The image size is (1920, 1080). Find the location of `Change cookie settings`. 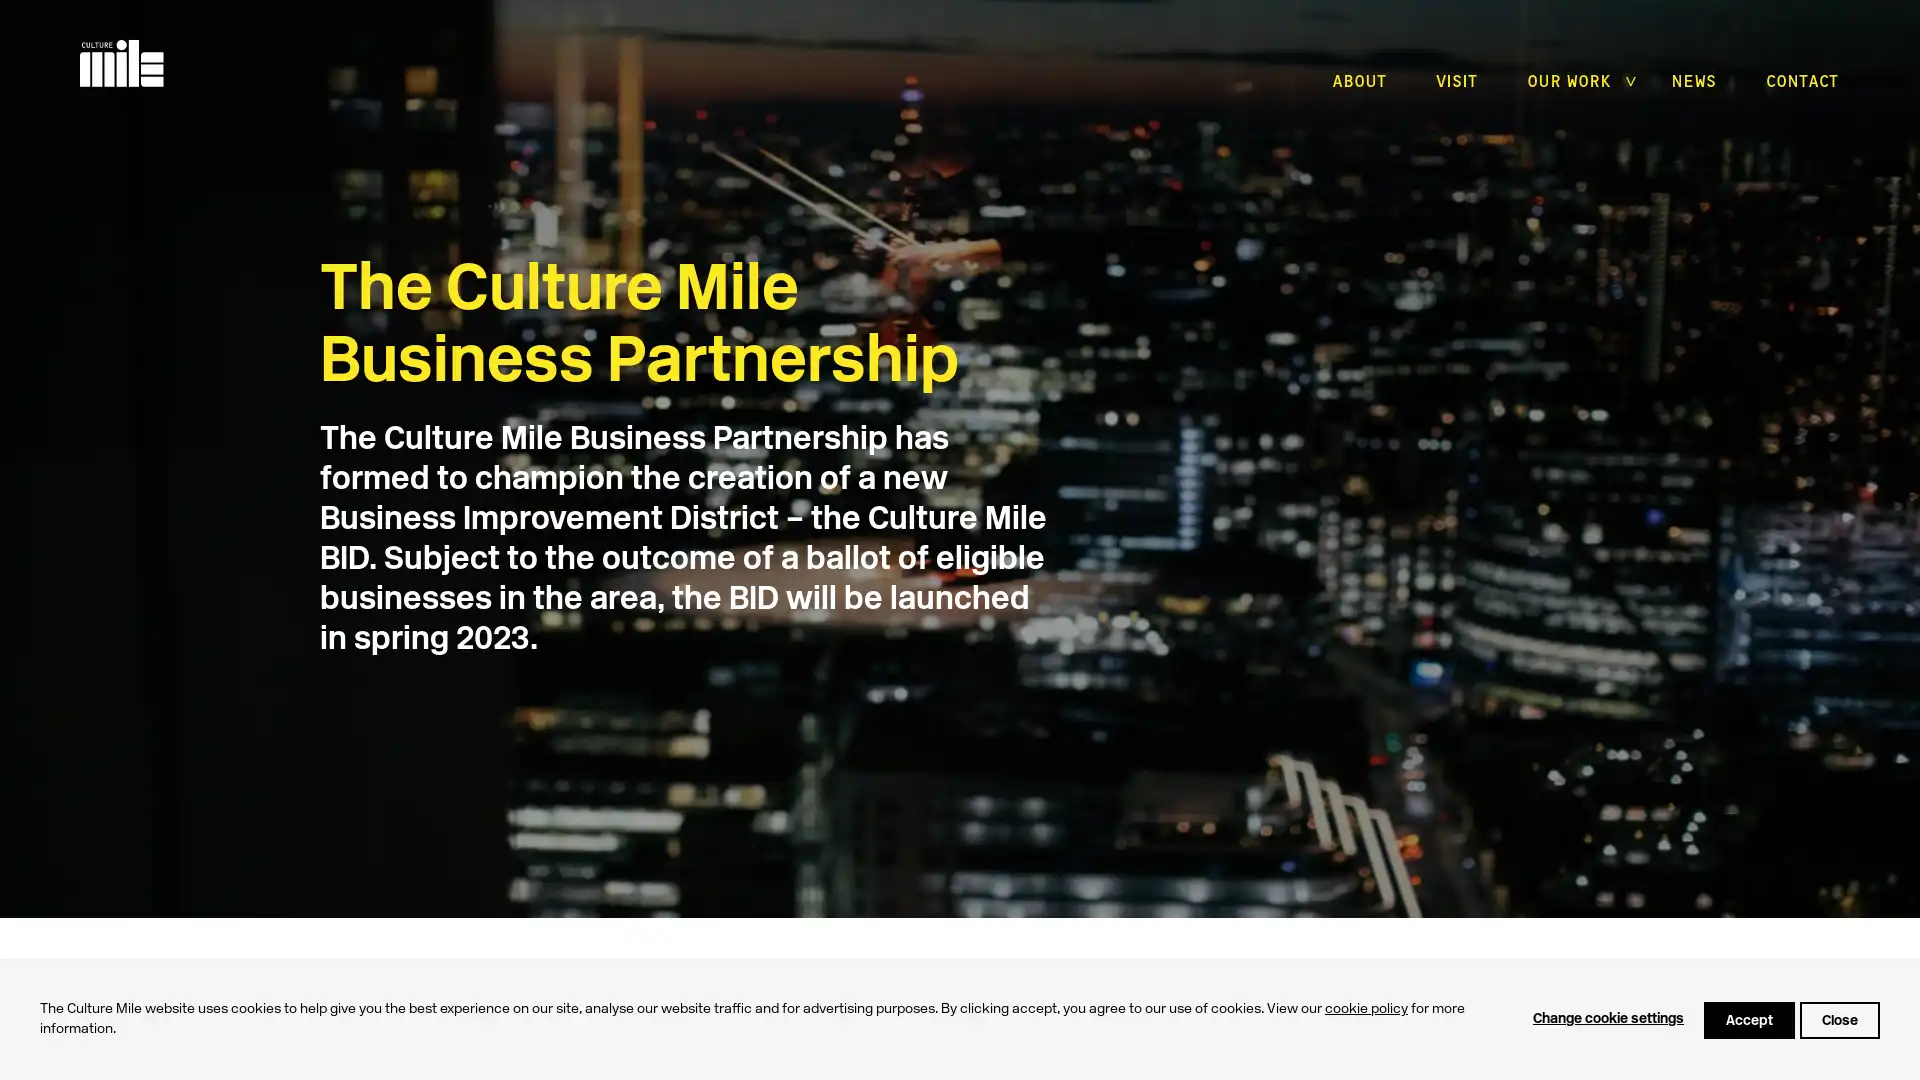

Change cookie settings is located at coordinates (1608, 1019).